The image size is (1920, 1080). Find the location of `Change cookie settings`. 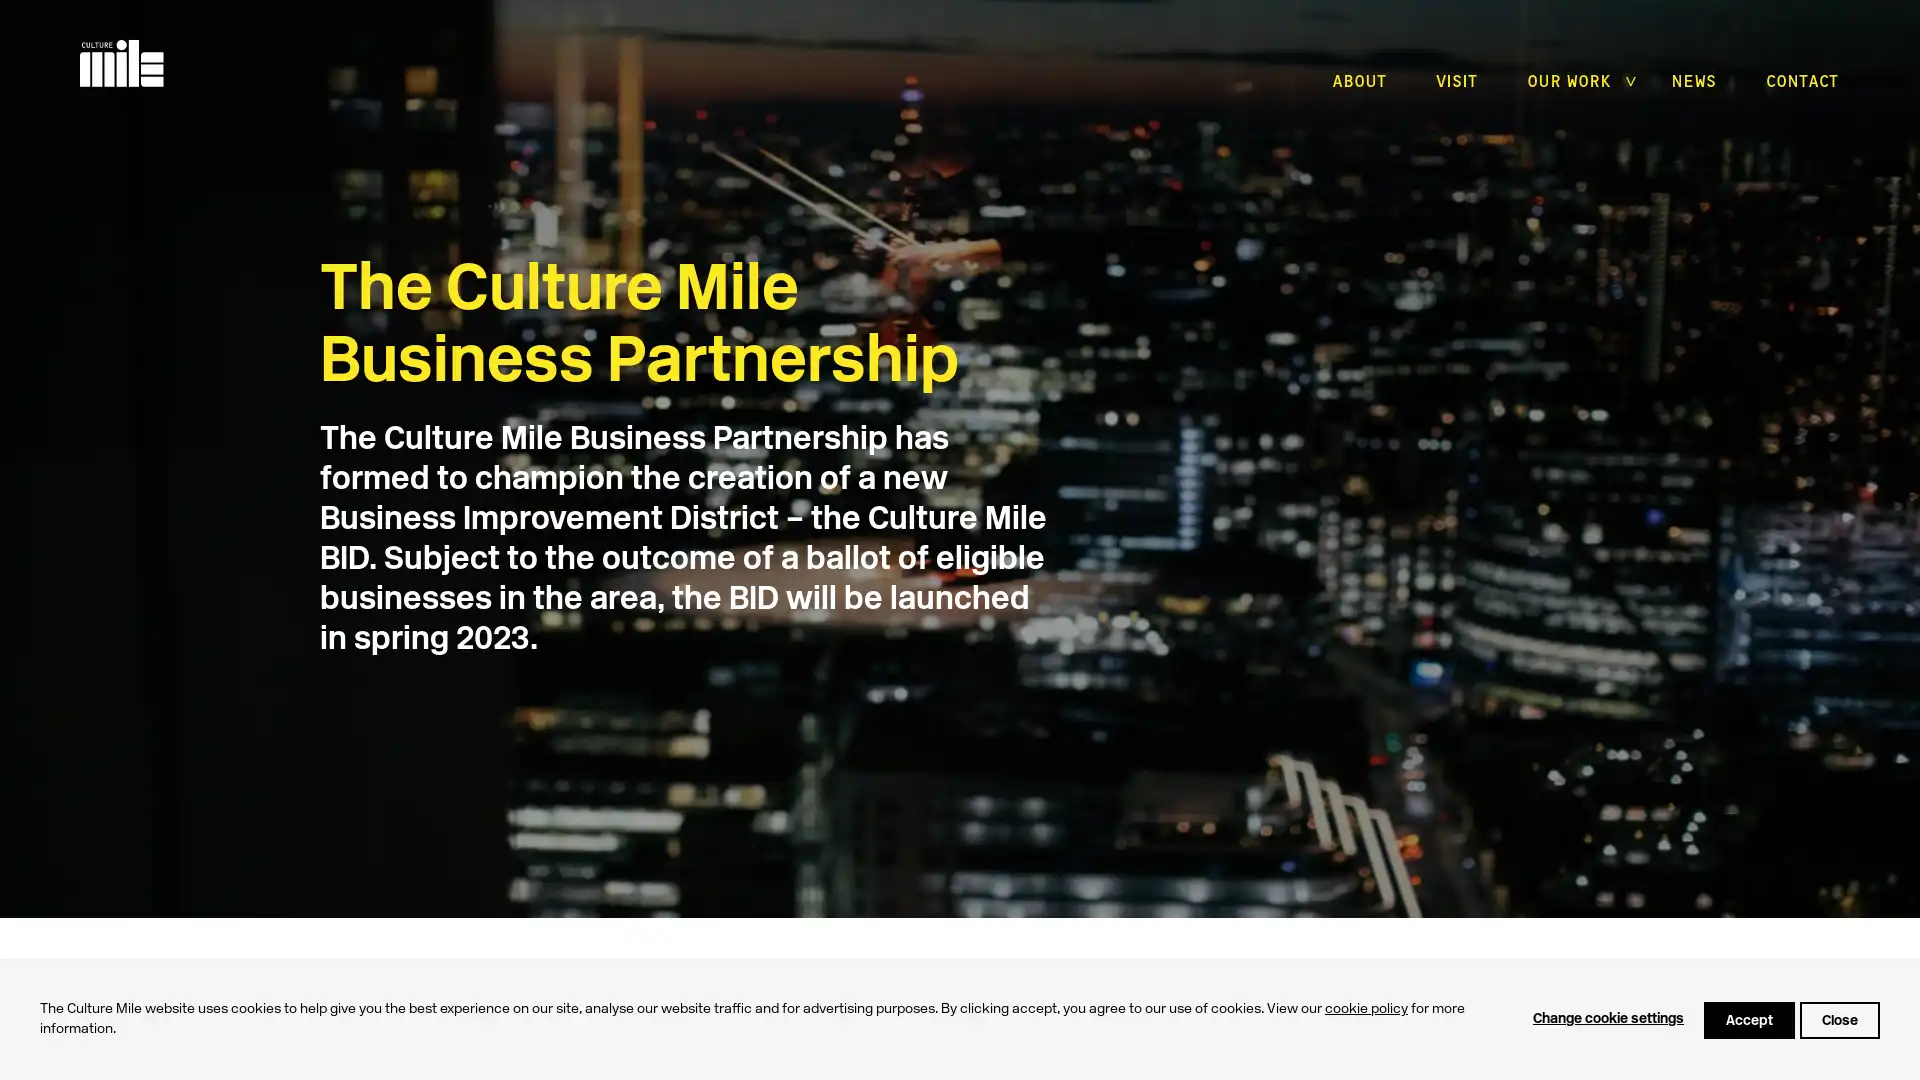

Change cookie settings is located at coordinates (1608, 1019).